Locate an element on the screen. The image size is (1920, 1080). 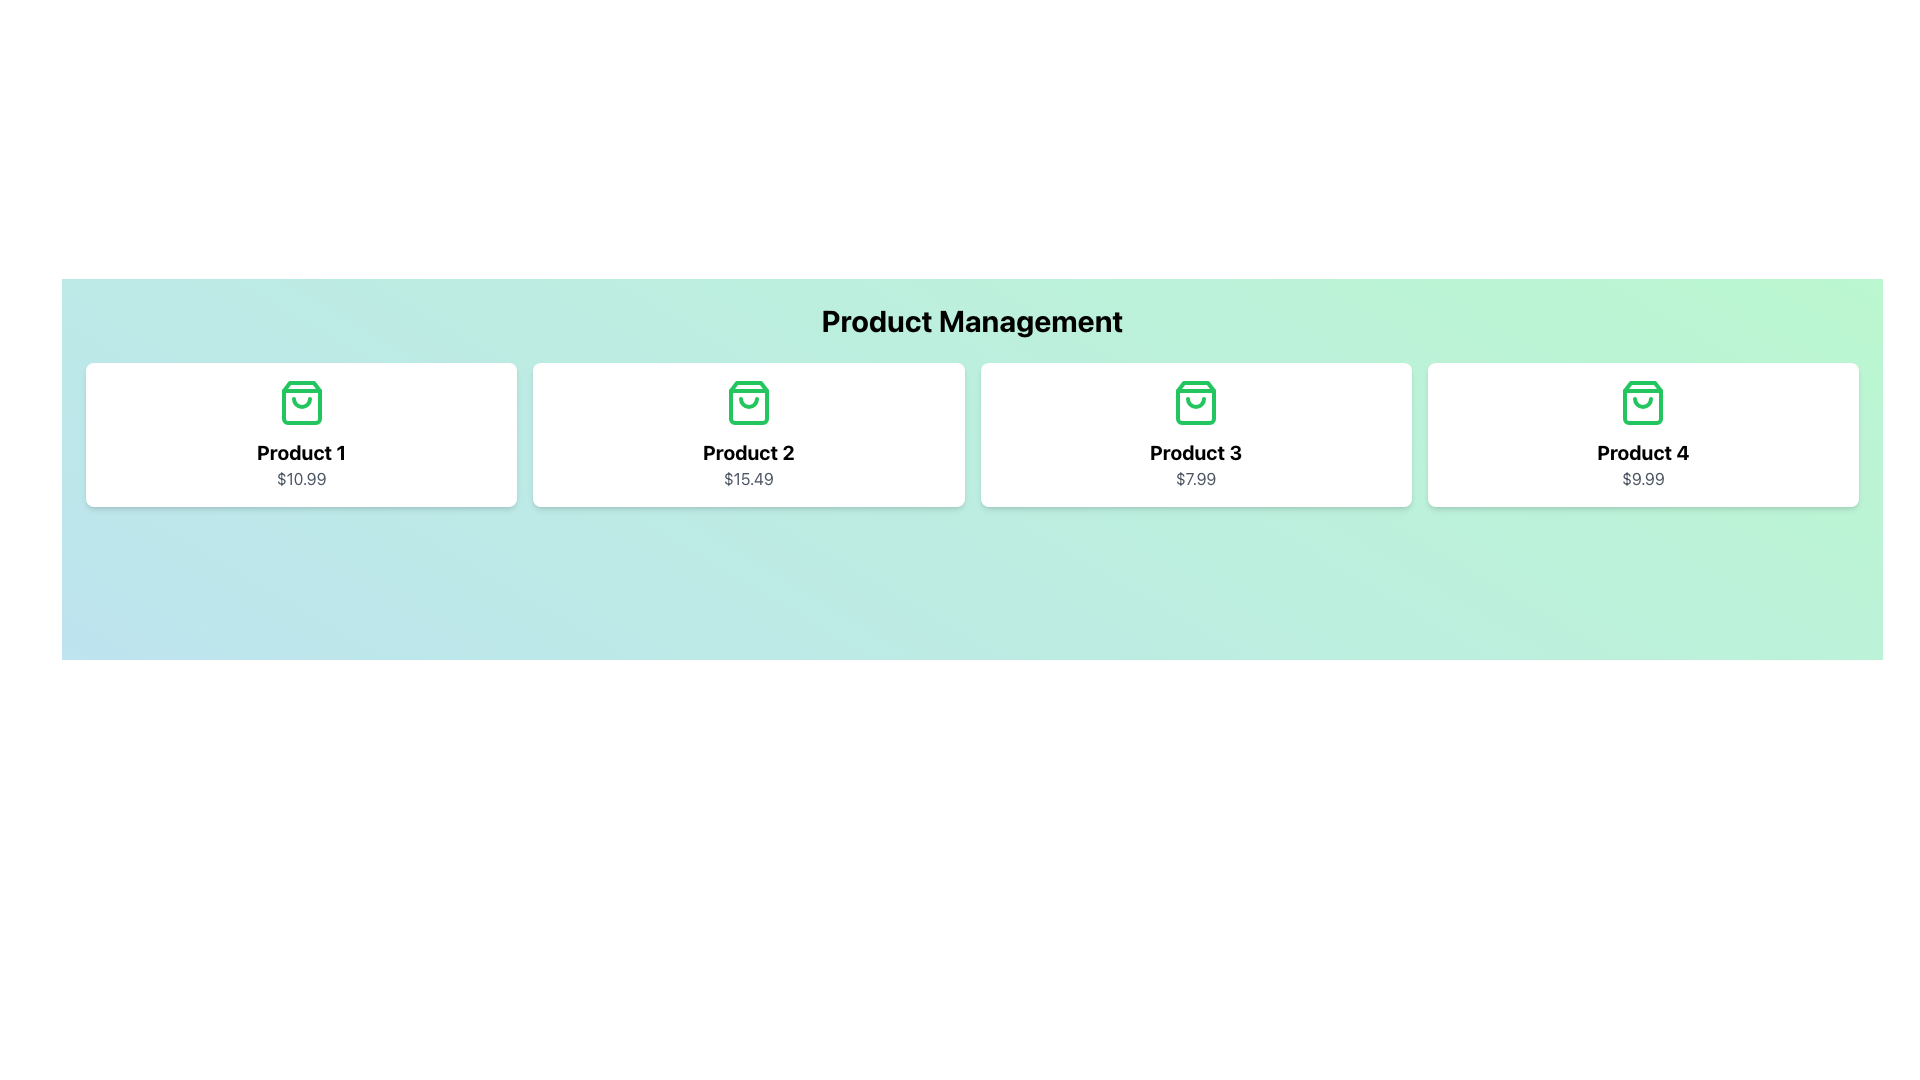
the shopping bag icon located at the top center of the 'Product 4' card, which is positioned above the text '$9.99' is located at coordinates (1643, 402).